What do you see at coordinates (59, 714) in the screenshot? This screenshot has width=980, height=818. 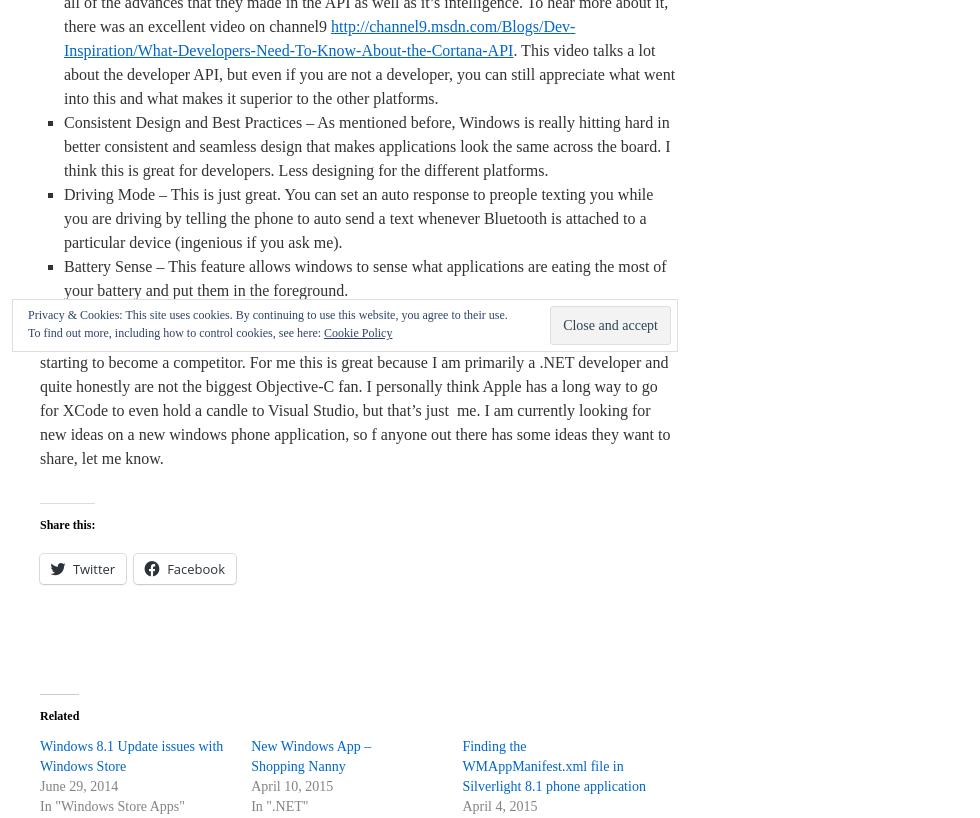 I see `'Related'` at bounding box center [59, 714].